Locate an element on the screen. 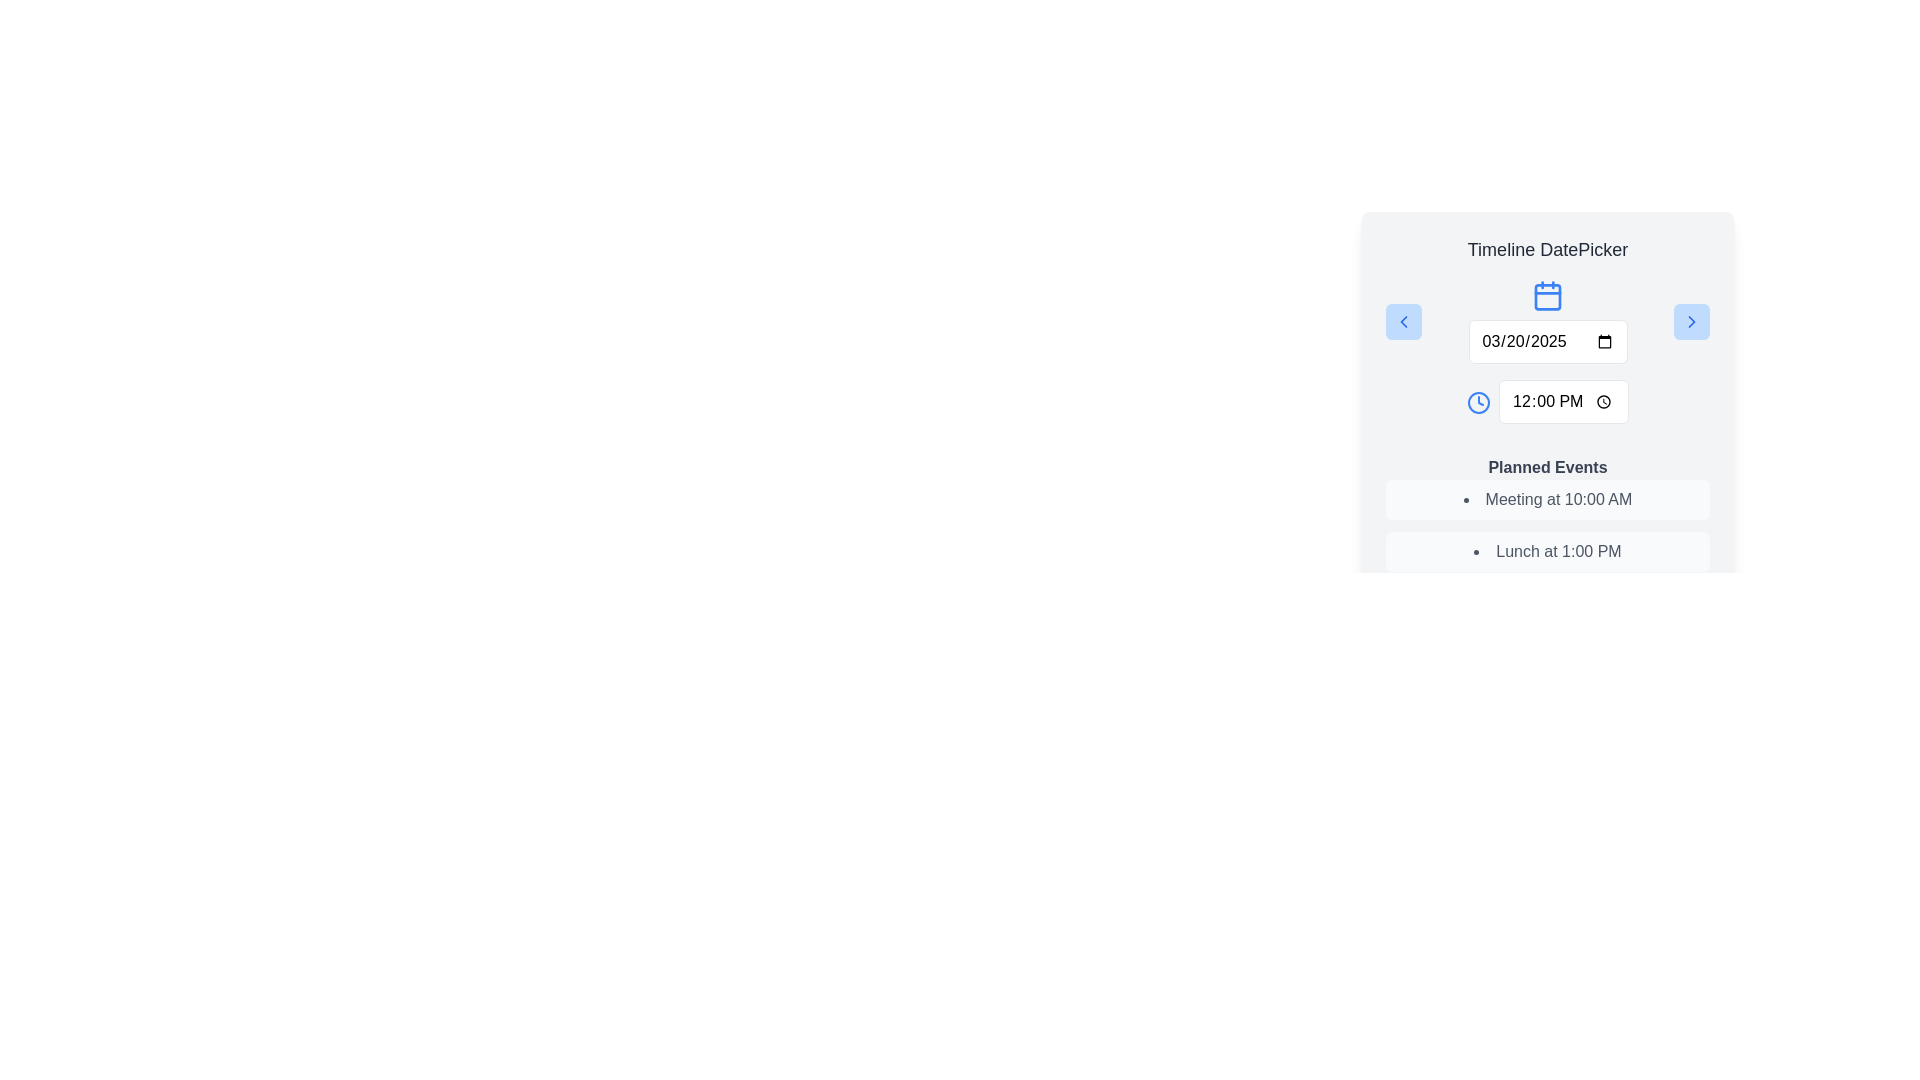  the Date input field located below the 'Timeline DatePicker' header is located at coordinates (1547, 320).